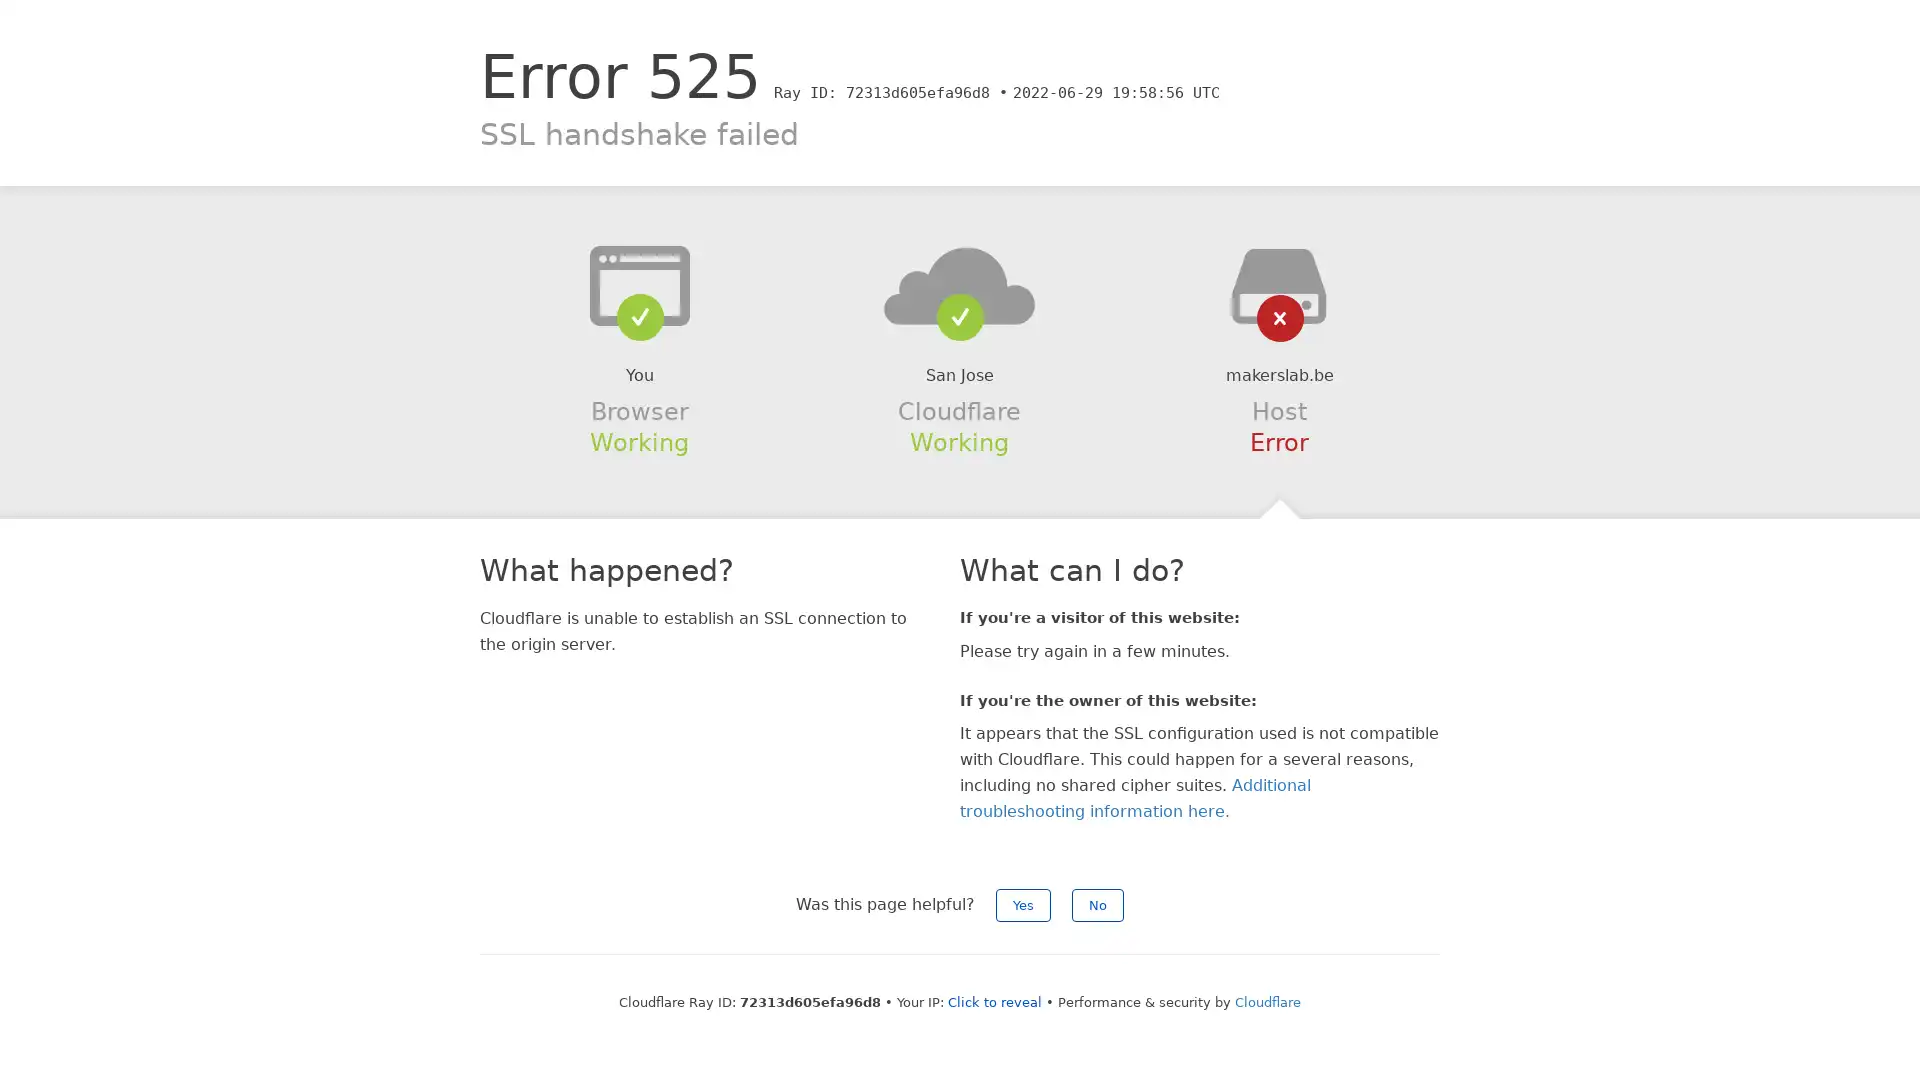  Describe the element at coordinates (1097, 905) in the screenshot. I see `No` at that location.